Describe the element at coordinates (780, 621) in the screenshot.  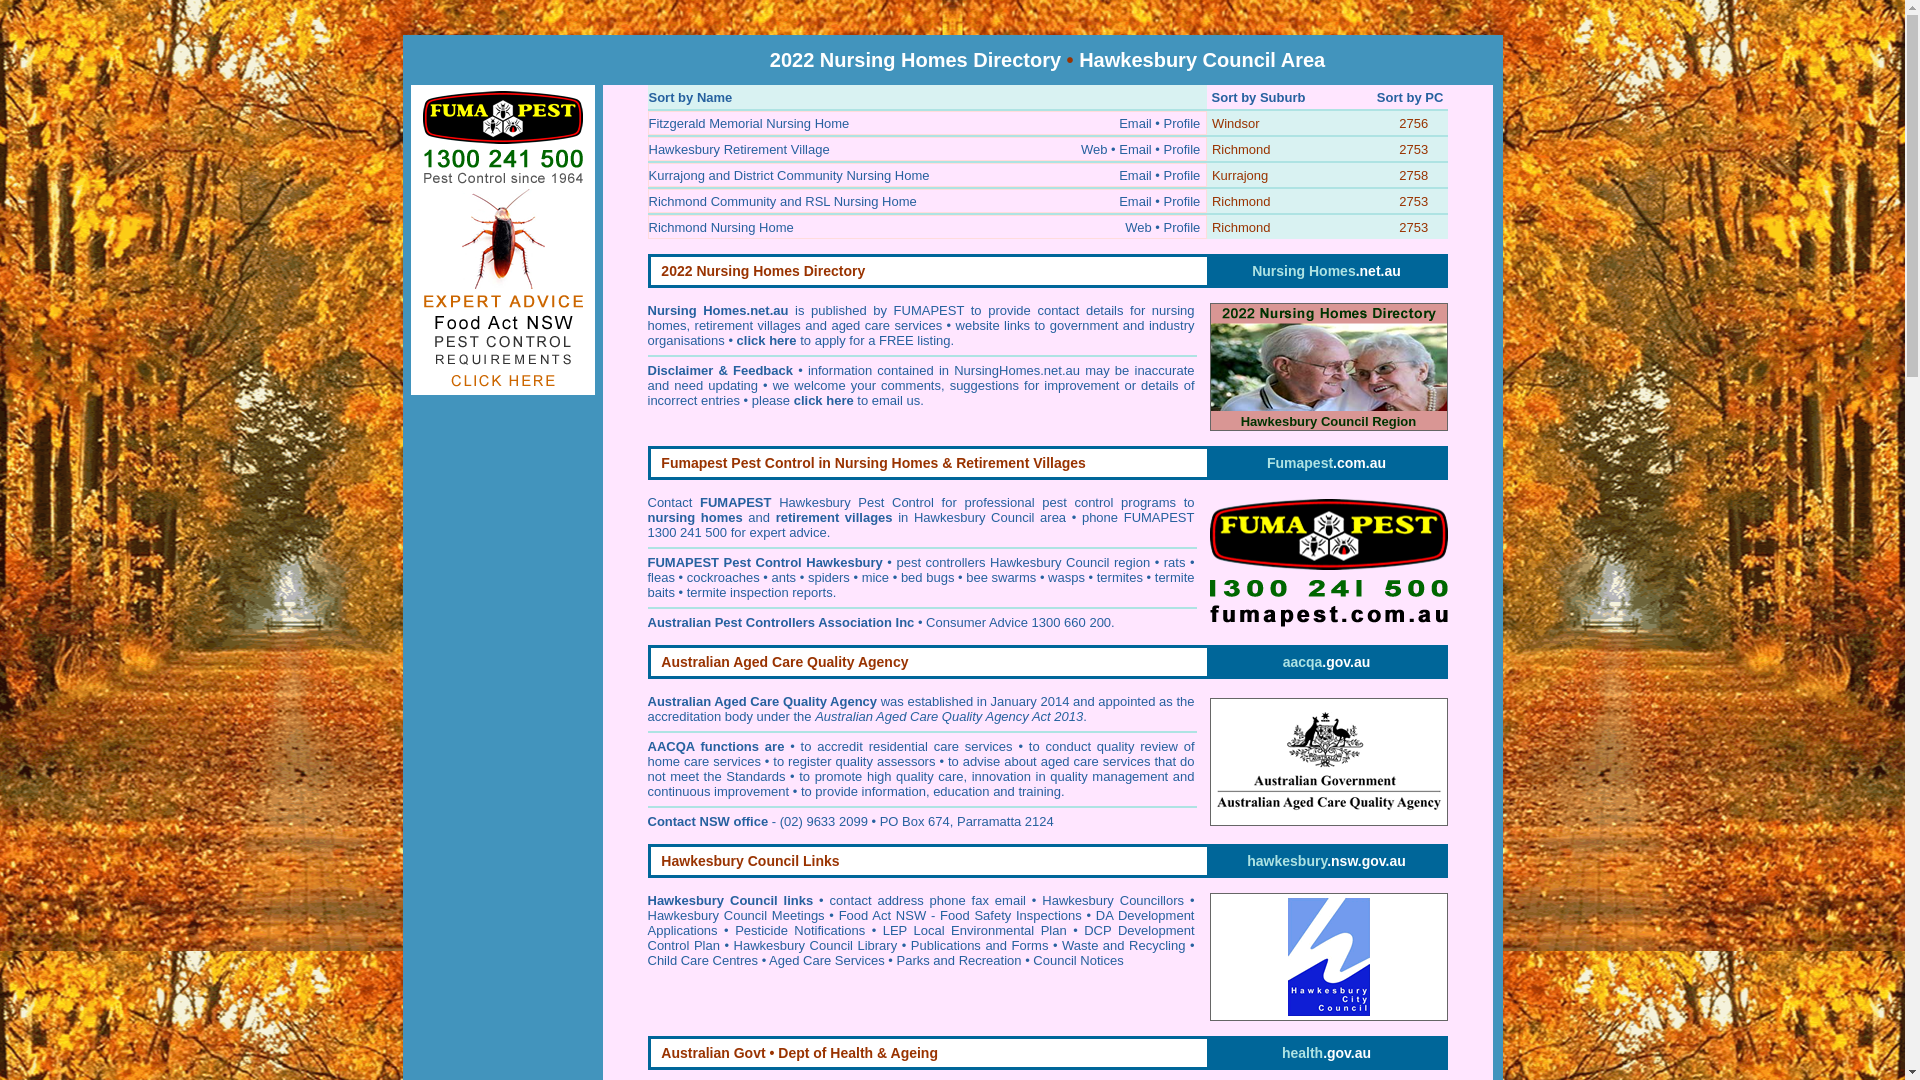
I see `'Australian Pest Controllers Association Inc'` at that location.